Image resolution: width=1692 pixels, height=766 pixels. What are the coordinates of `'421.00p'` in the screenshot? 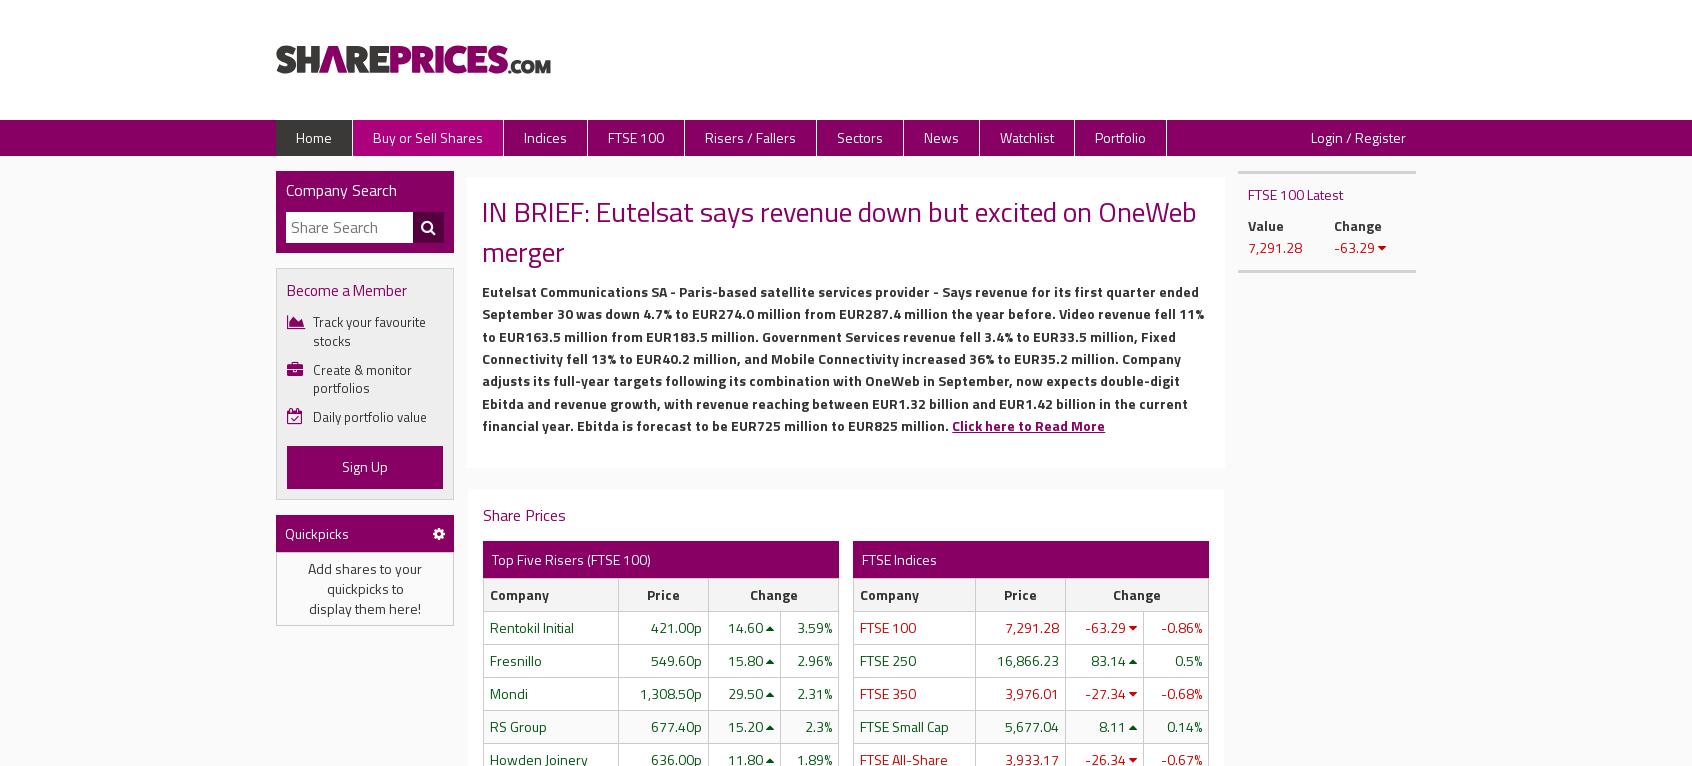 It's located at (676, 625).